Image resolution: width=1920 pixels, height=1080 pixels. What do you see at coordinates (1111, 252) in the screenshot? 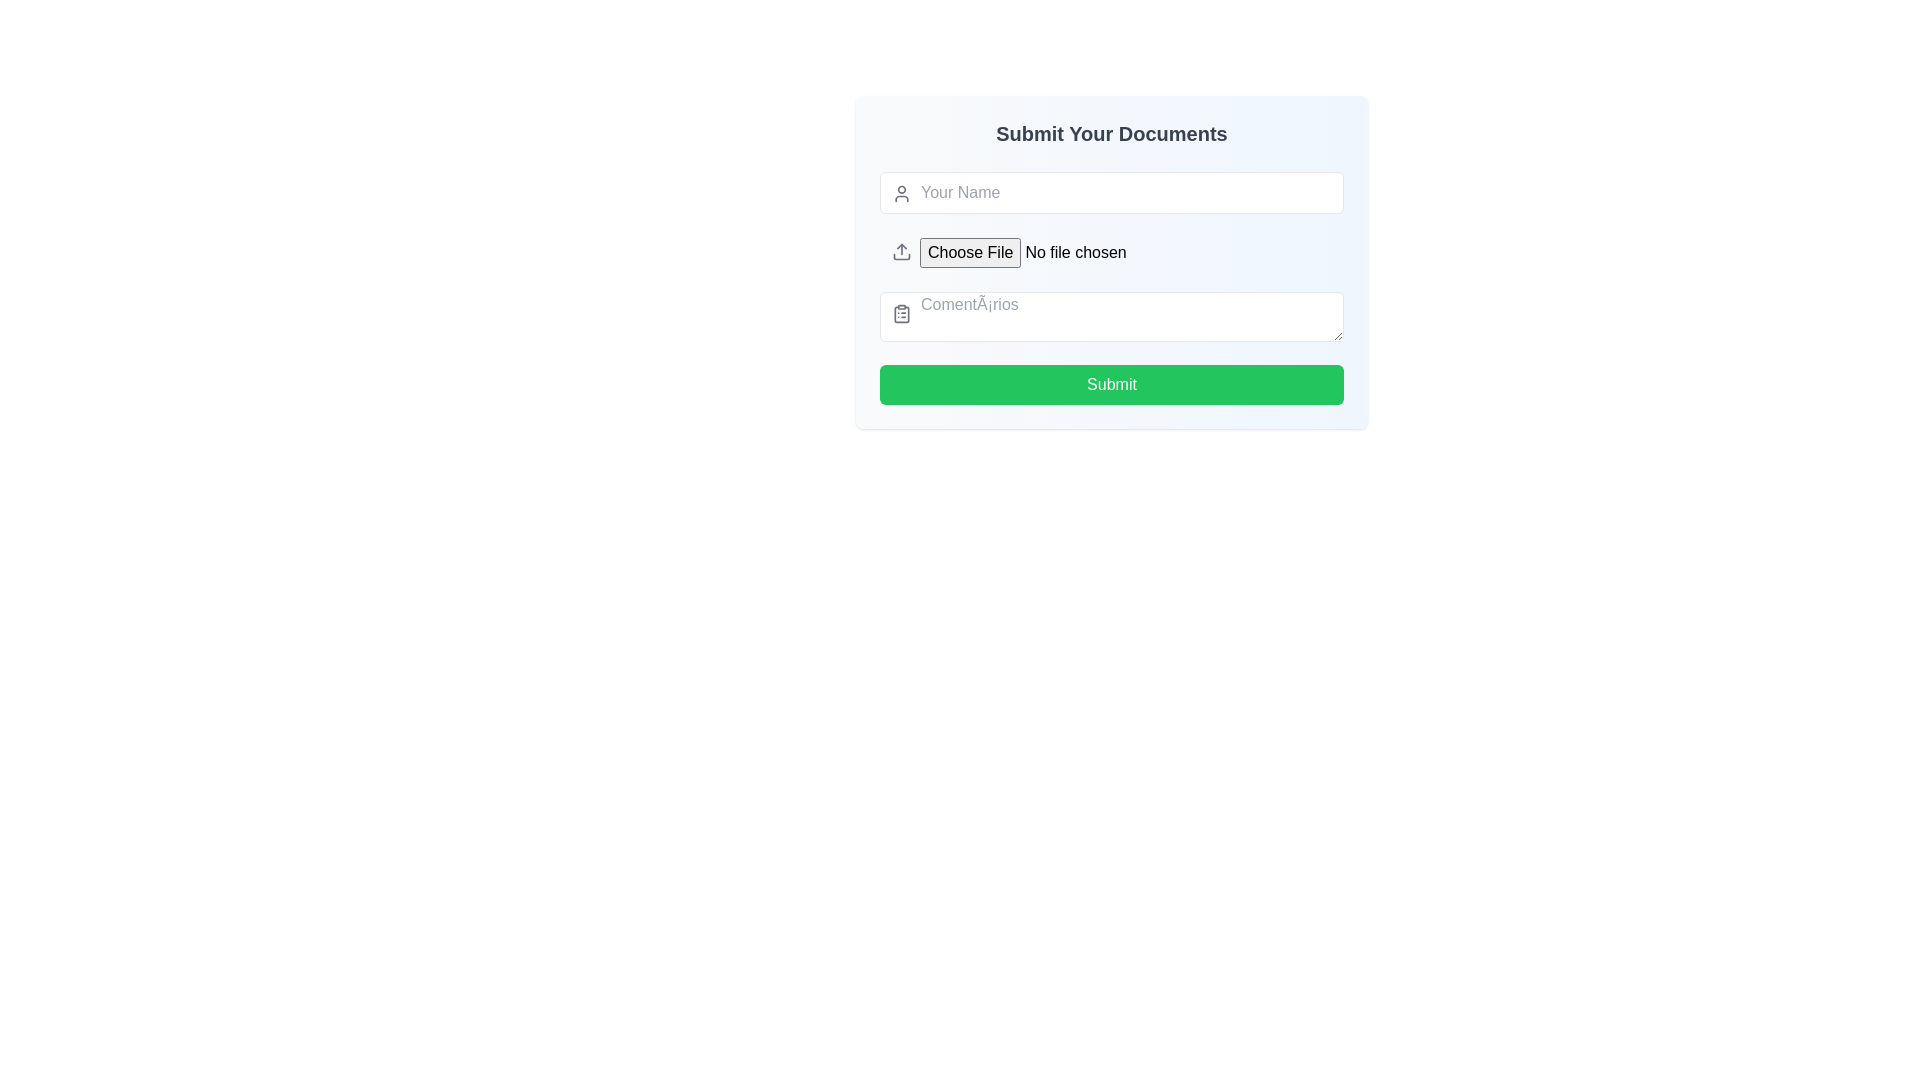
I see `the file input field labeled 'Upload Document' to submit a file by opening the file browser` at bounding box center [1111, 252].